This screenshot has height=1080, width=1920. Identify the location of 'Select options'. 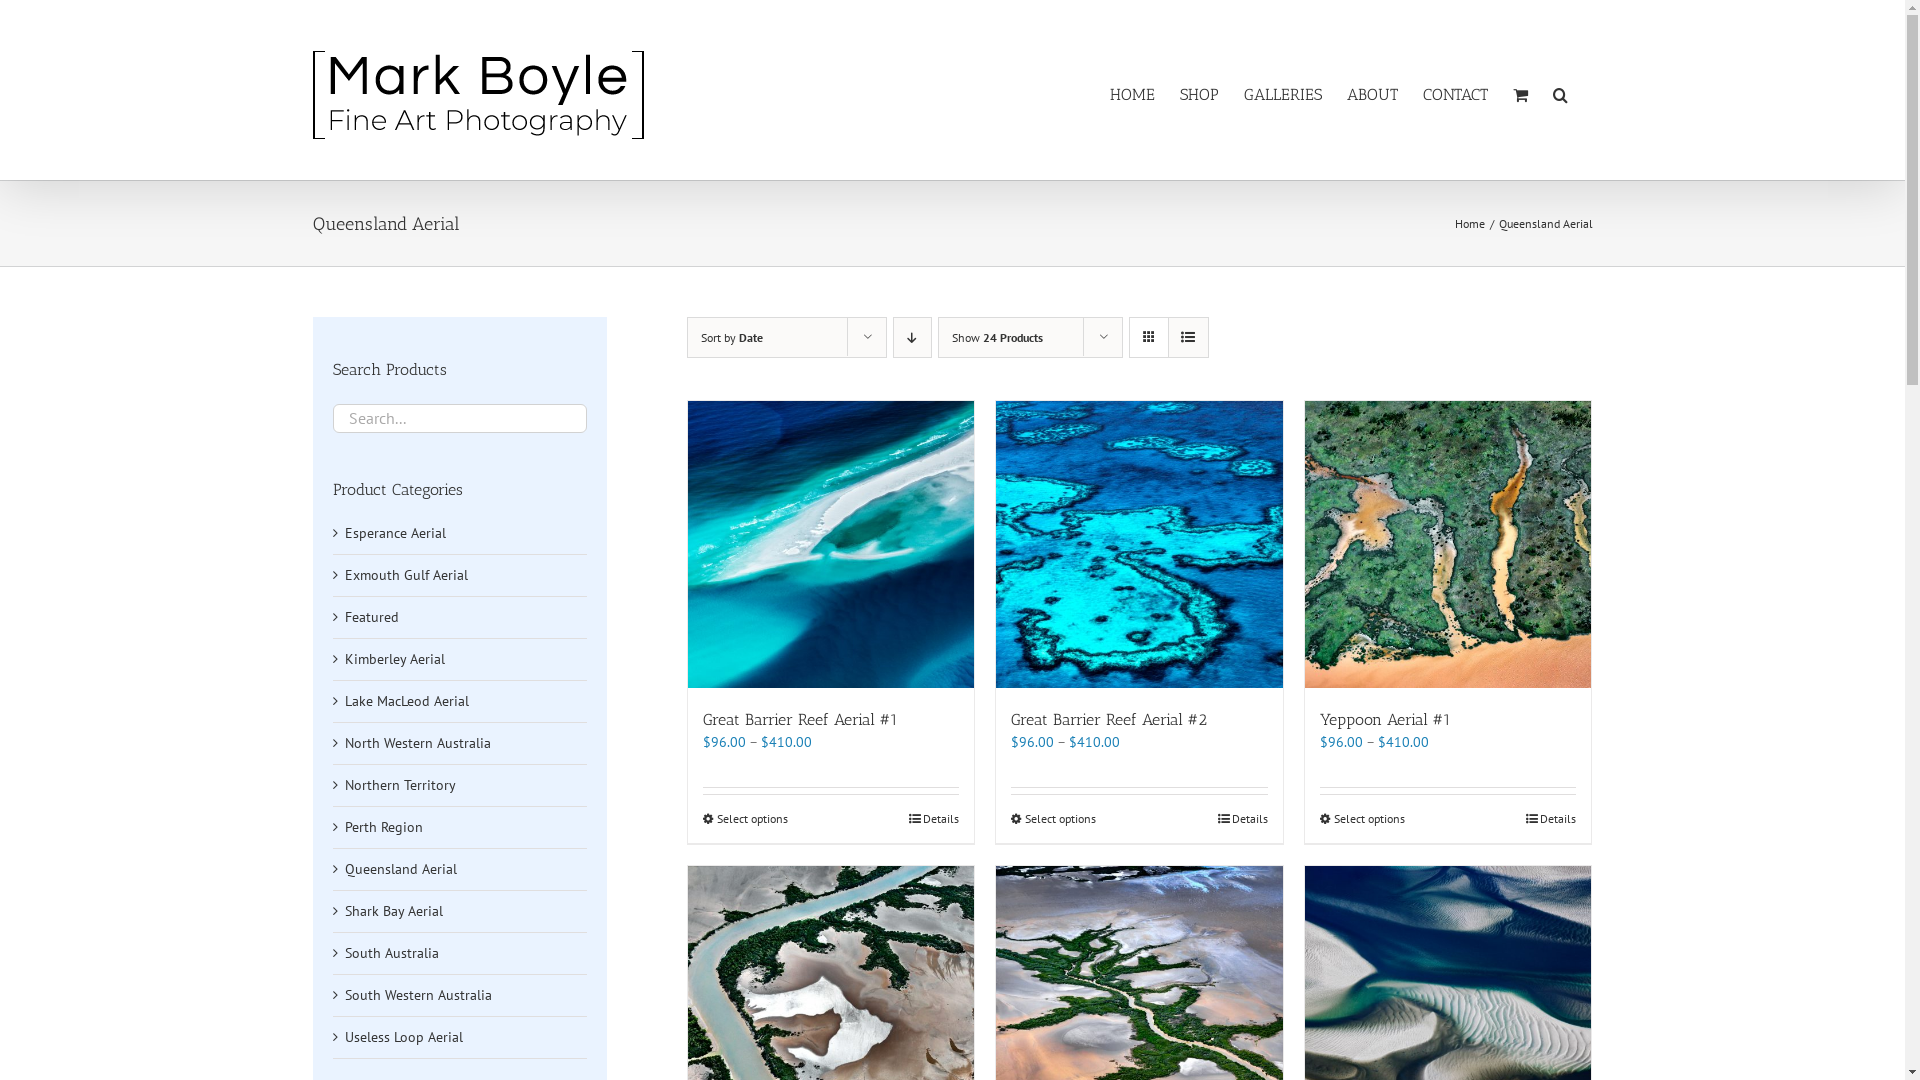
(1052, 818).